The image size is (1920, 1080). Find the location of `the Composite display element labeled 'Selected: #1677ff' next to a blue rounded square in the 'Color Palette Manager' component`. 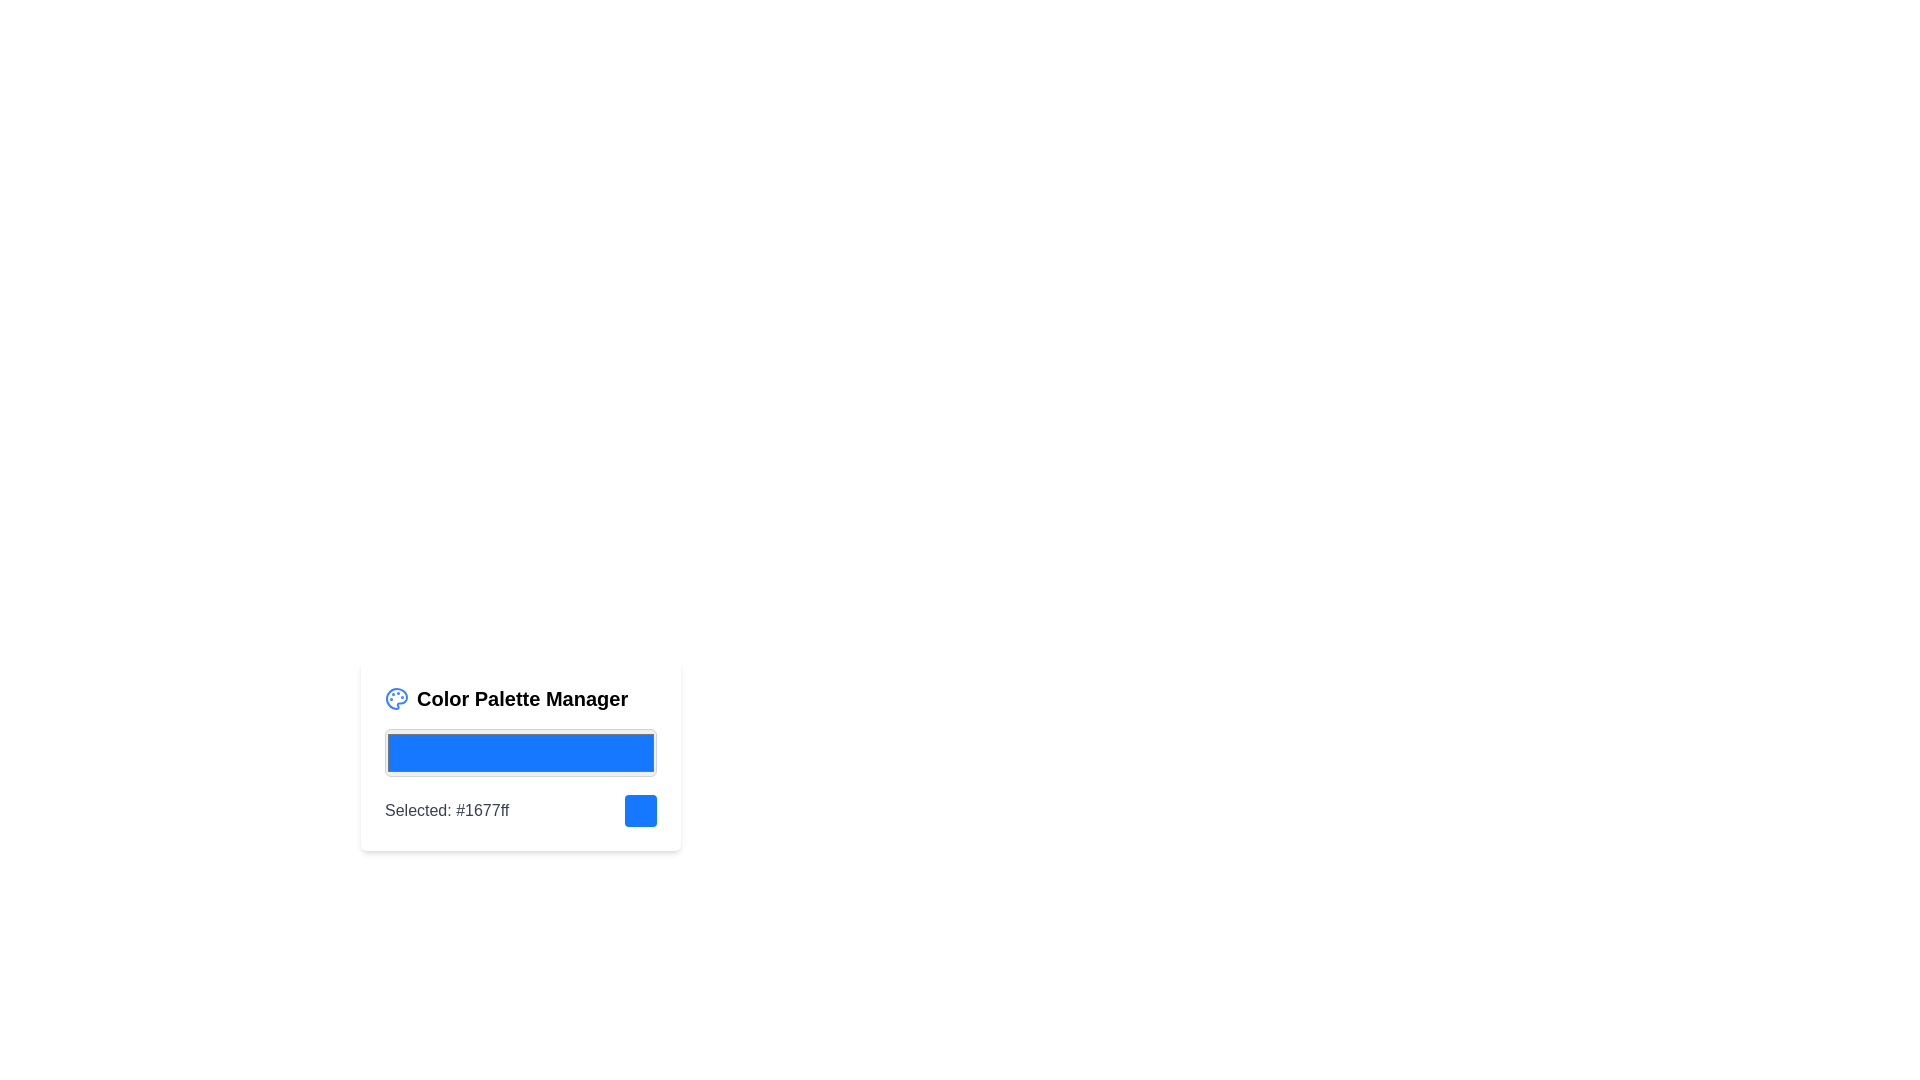

the Composite display element labeled 'Selected: #1677ff' next to a blue rounded square in the 'Color Palette Manager' component is located at coordinates (521, 810).